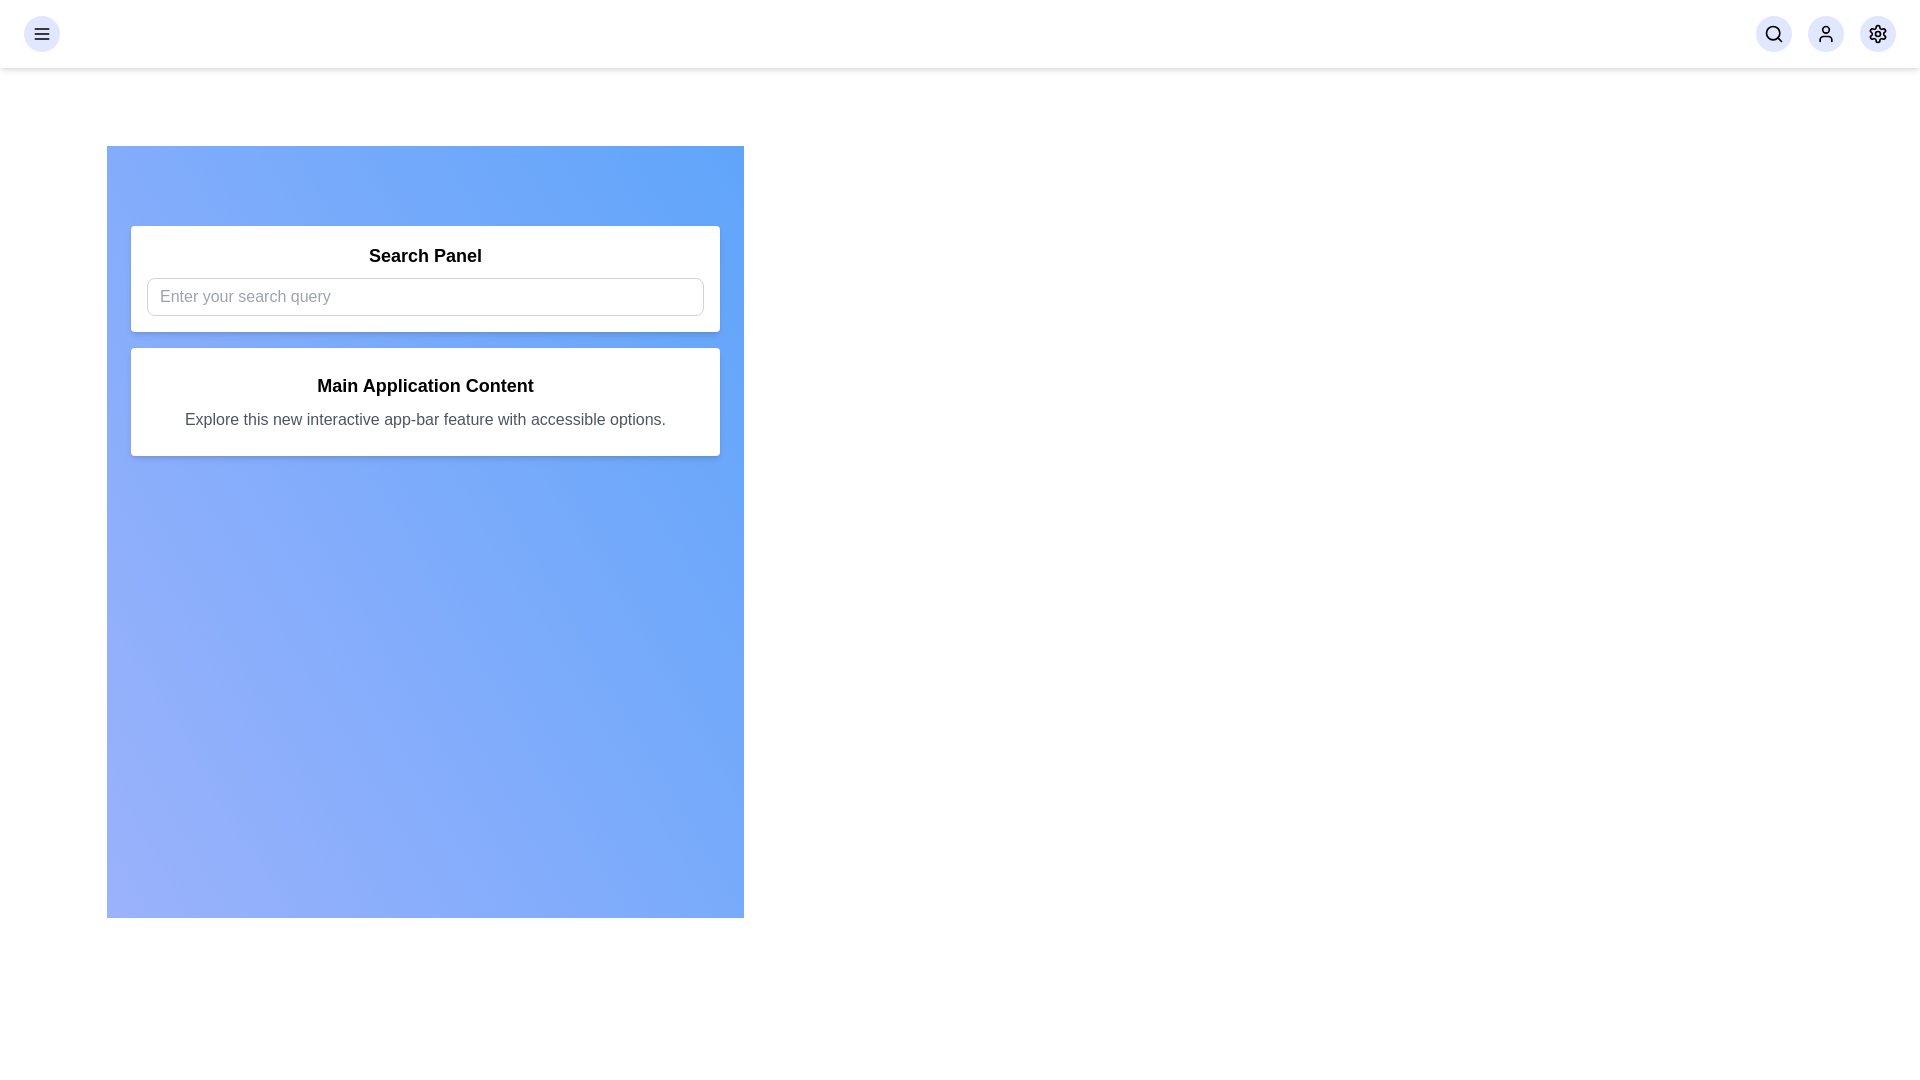 The image size is (1920, 1080). I want to click on the 'Search Panel' header text, so click(424, 254).